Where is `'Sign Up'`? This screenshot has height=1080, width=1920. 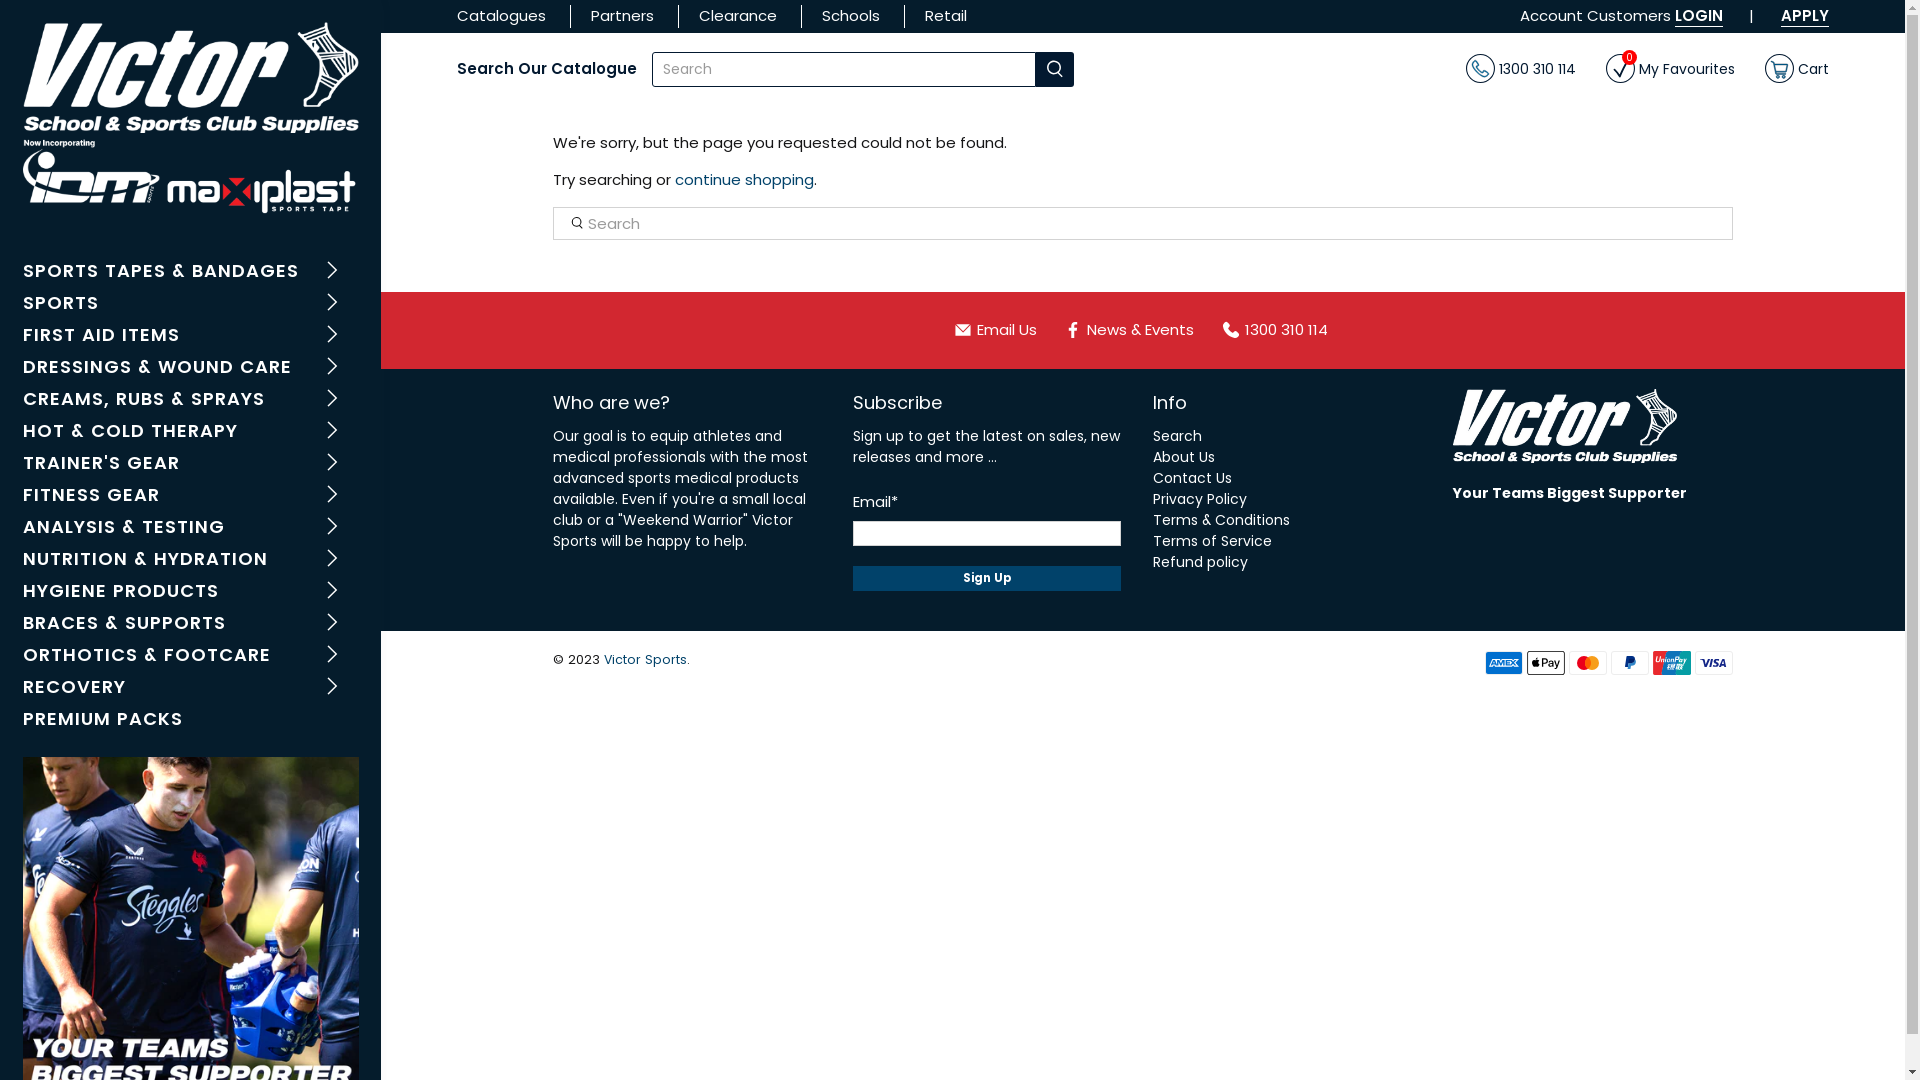 'Sign Up' is located at coordinates (853, 578).